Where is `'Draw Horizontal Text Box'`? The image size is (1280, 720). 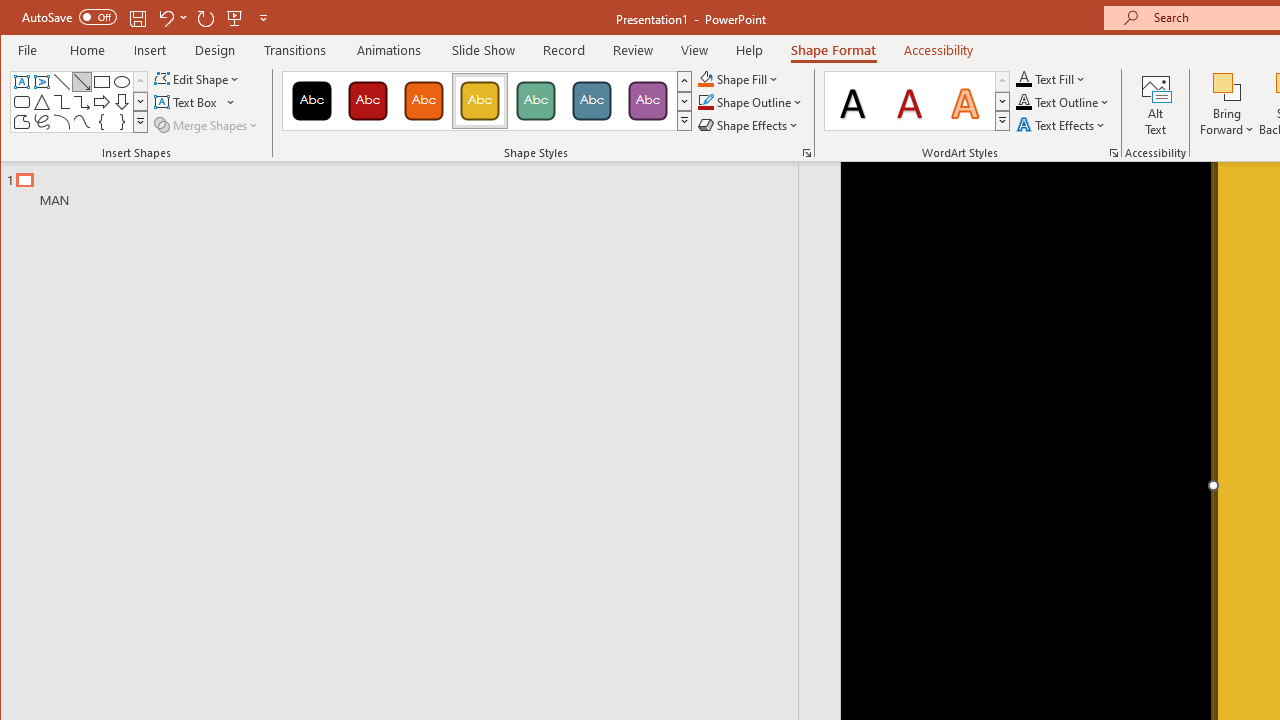
'Draw Horizontal Text Box' is located at coordinates (187, 102).